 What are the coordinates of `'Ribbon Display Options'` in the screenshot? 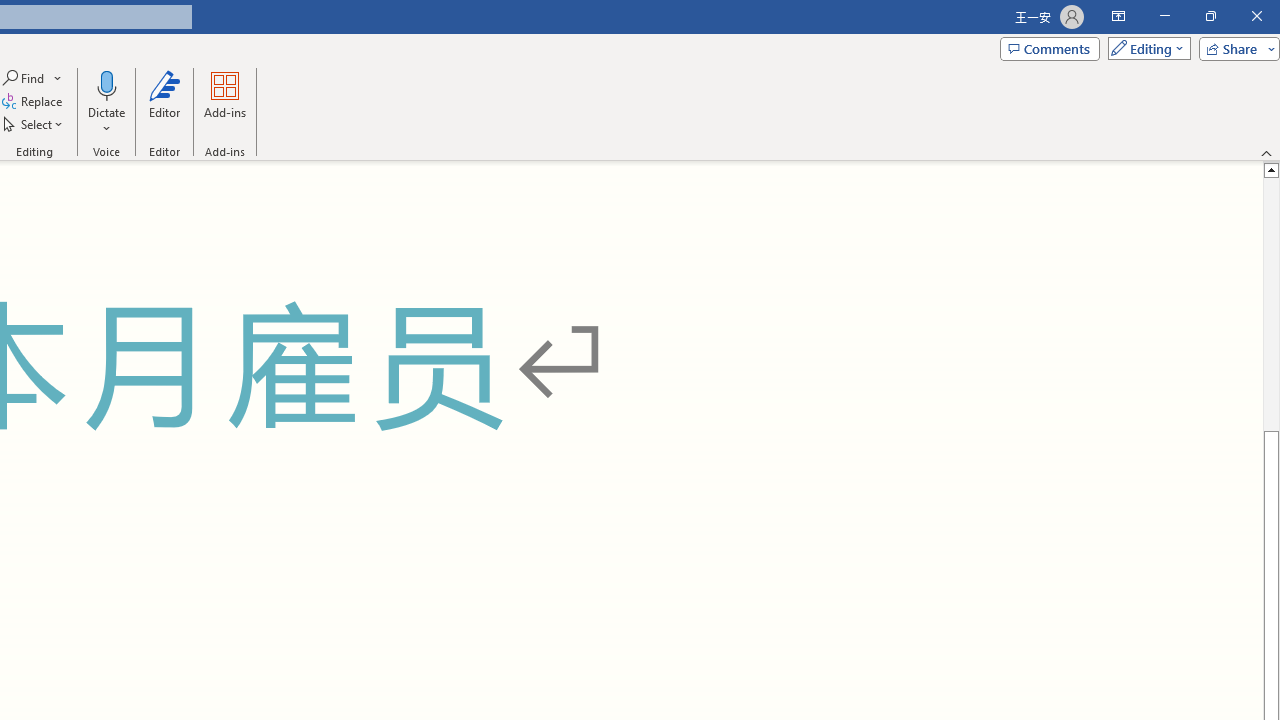 It's located at (1117, 16).